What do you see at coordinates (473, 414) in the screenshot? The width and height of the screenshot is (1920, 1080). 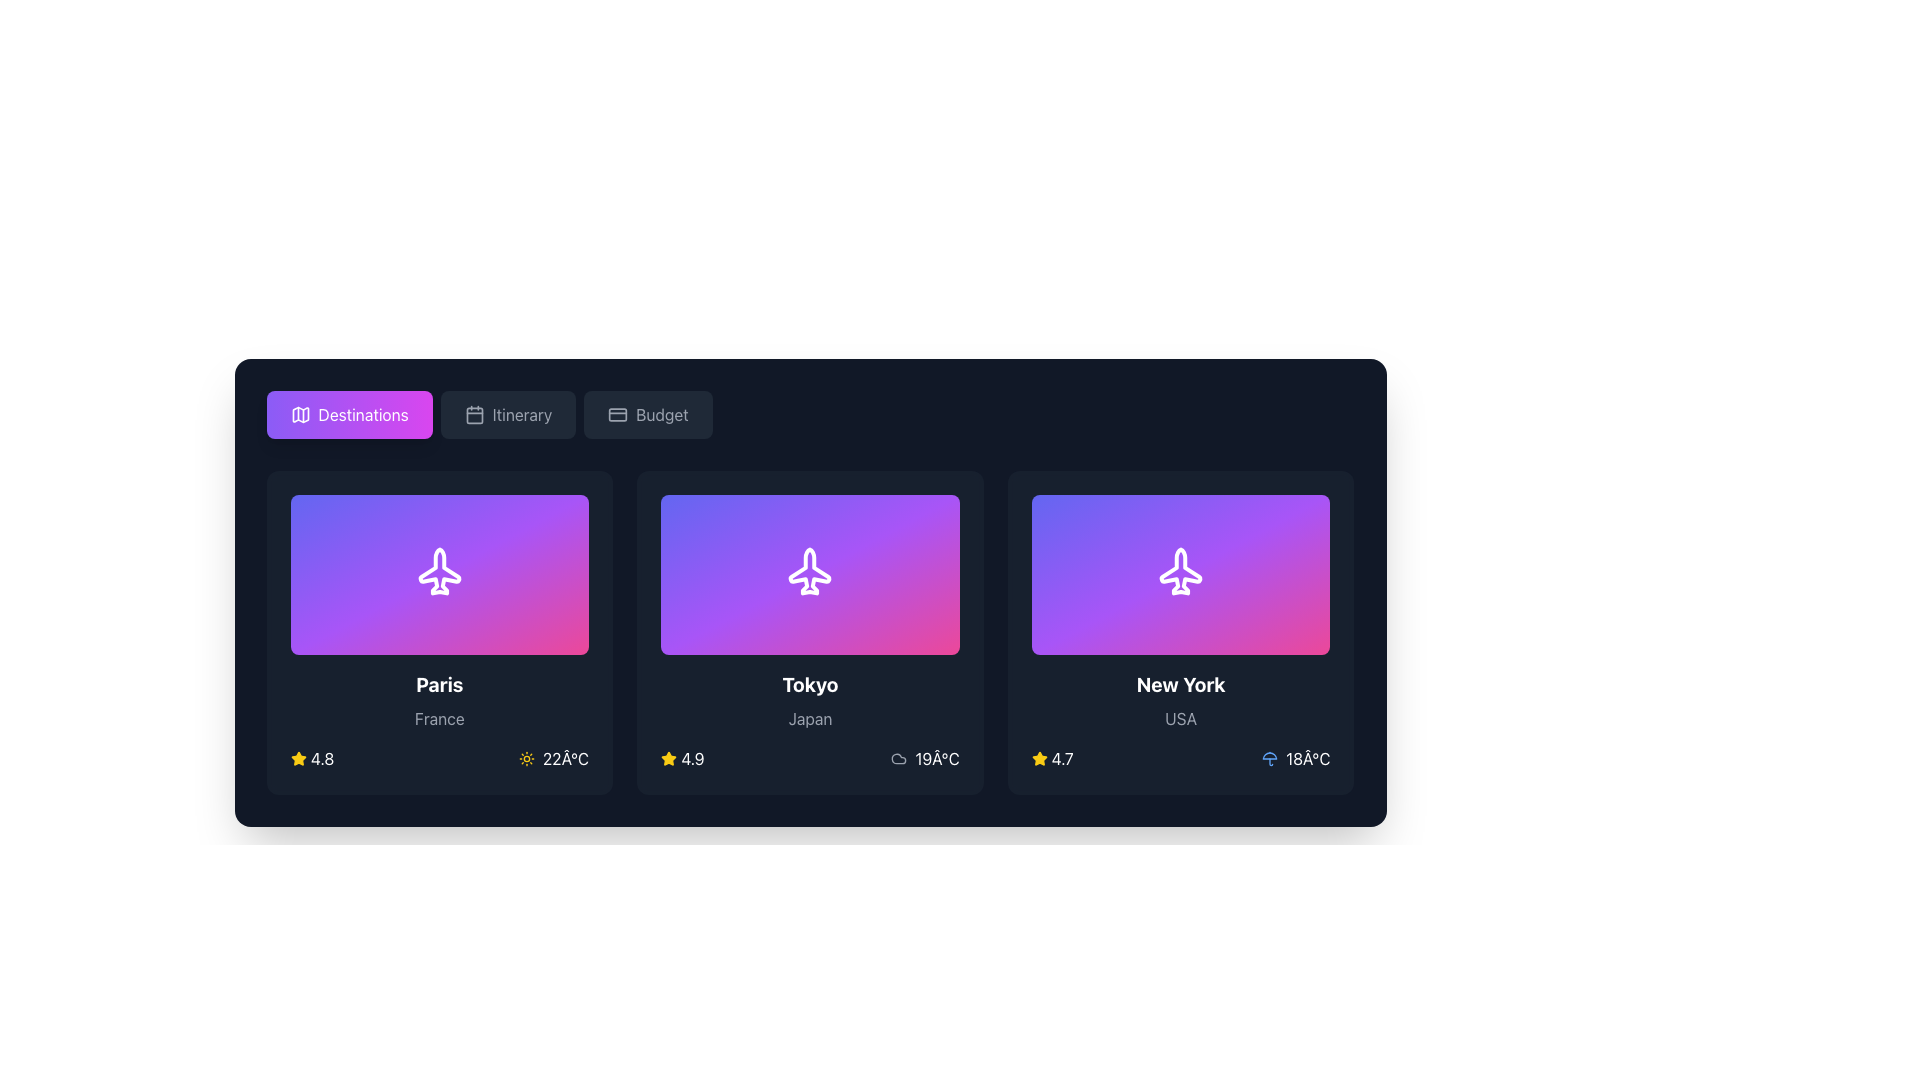 I see `the small grayscale calendar icon located next to the text 'Itinerary' on the navigation bar` at bounding box center [473, 414].